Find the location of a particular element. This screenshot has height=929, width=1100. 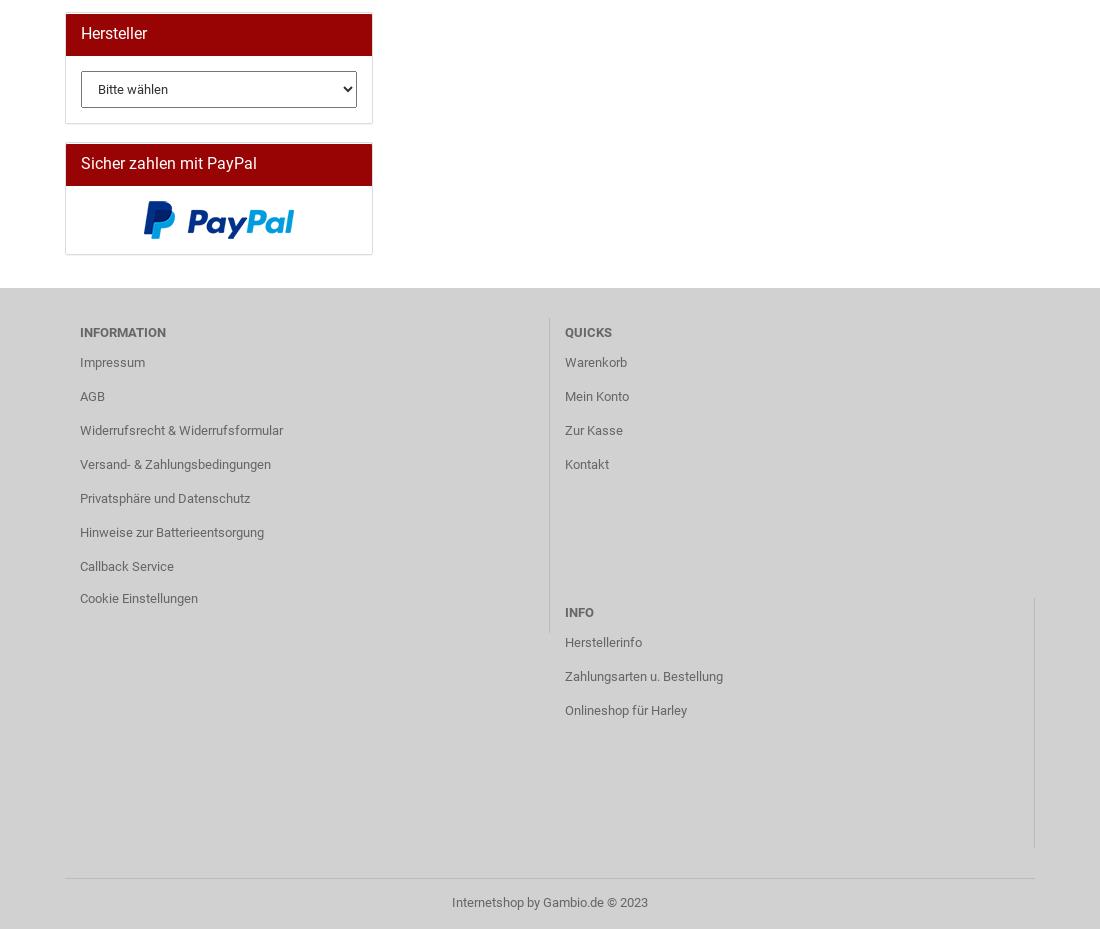

'Widerrufsrecht & Widerrufsformular' is located at coordinates (180, 429).